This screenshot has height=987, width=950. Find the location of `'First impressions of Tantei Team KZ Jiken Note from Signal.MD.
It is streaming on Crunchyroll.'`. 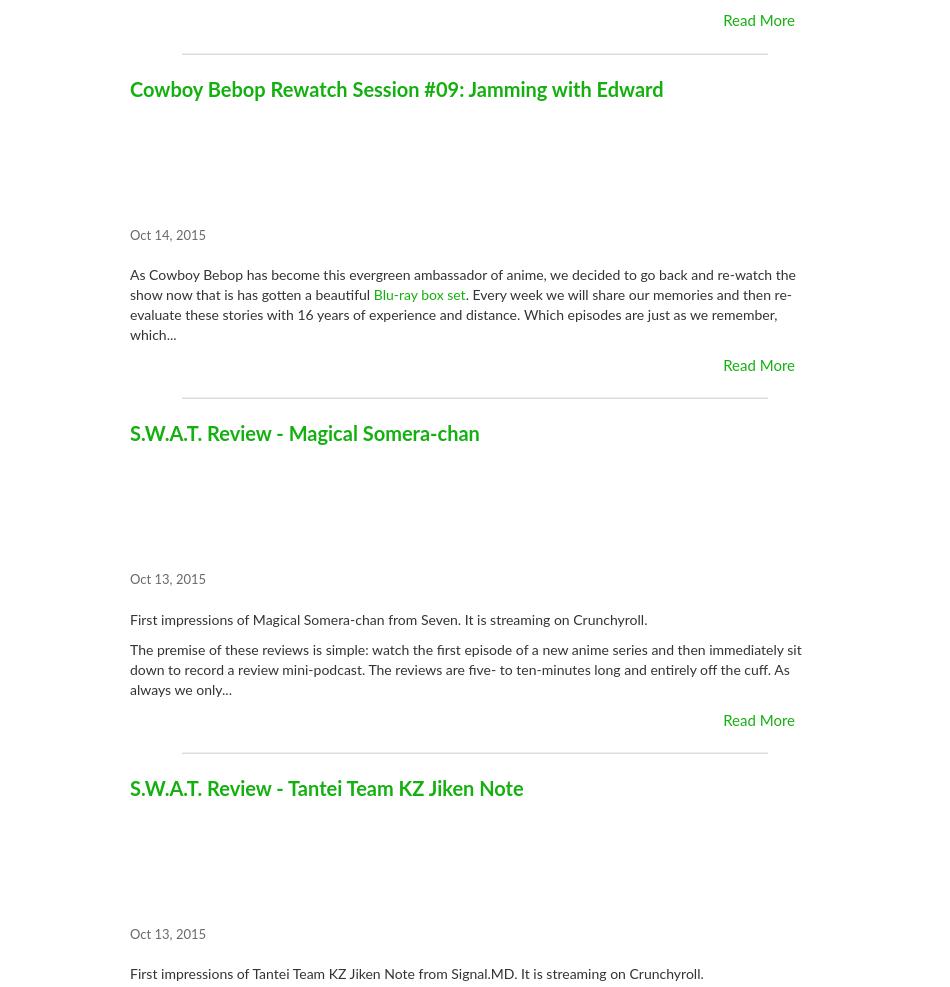

'First impressions of Tantei Team KZ Jiken Note from Signal.MD.
It is streaming on Crunchyroll.' is located at coordinates (415, 974).